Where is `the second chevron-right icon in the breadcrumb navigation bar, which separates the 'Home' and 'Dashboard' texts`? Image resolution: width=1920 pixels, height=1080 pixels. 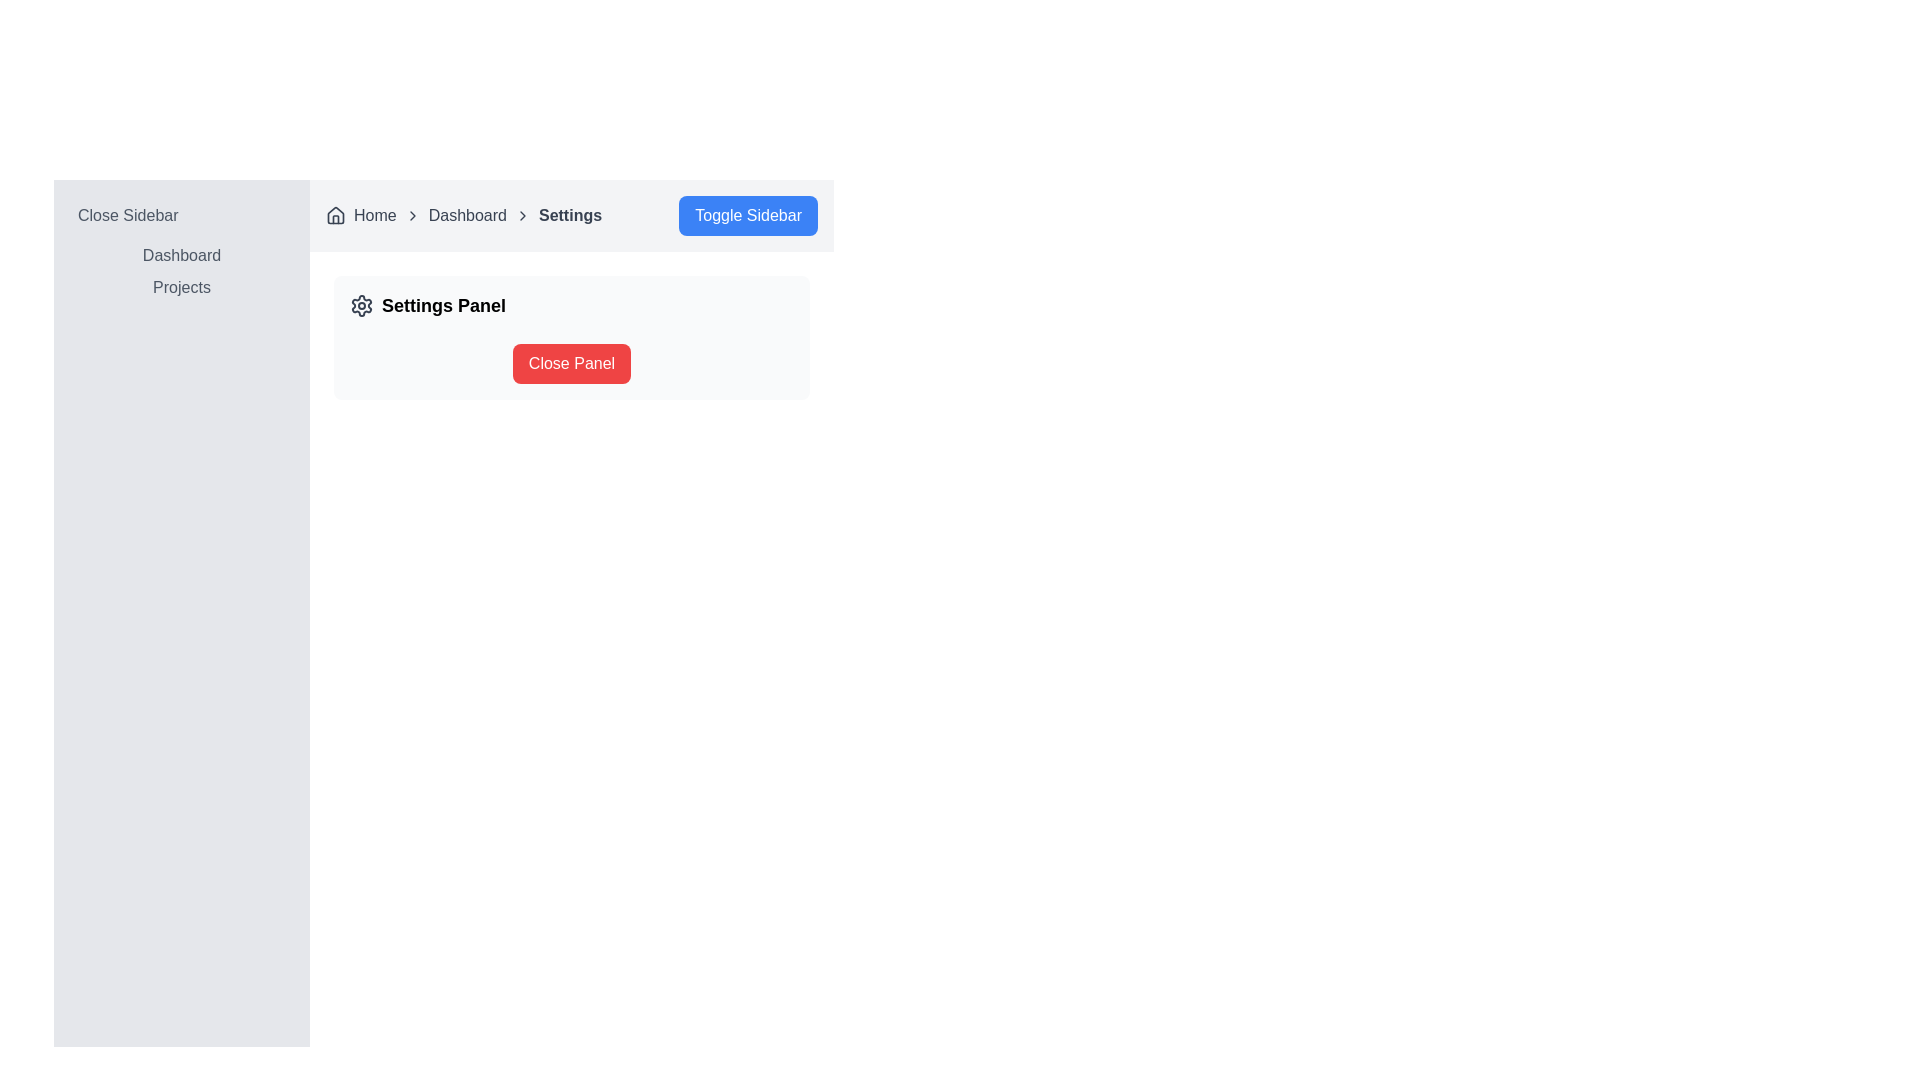 the second chevron-right icon in the breadcrumb navigation bar, which separates the 'Home' and 'Dashboard' texts is located at coordinates (411, 216).